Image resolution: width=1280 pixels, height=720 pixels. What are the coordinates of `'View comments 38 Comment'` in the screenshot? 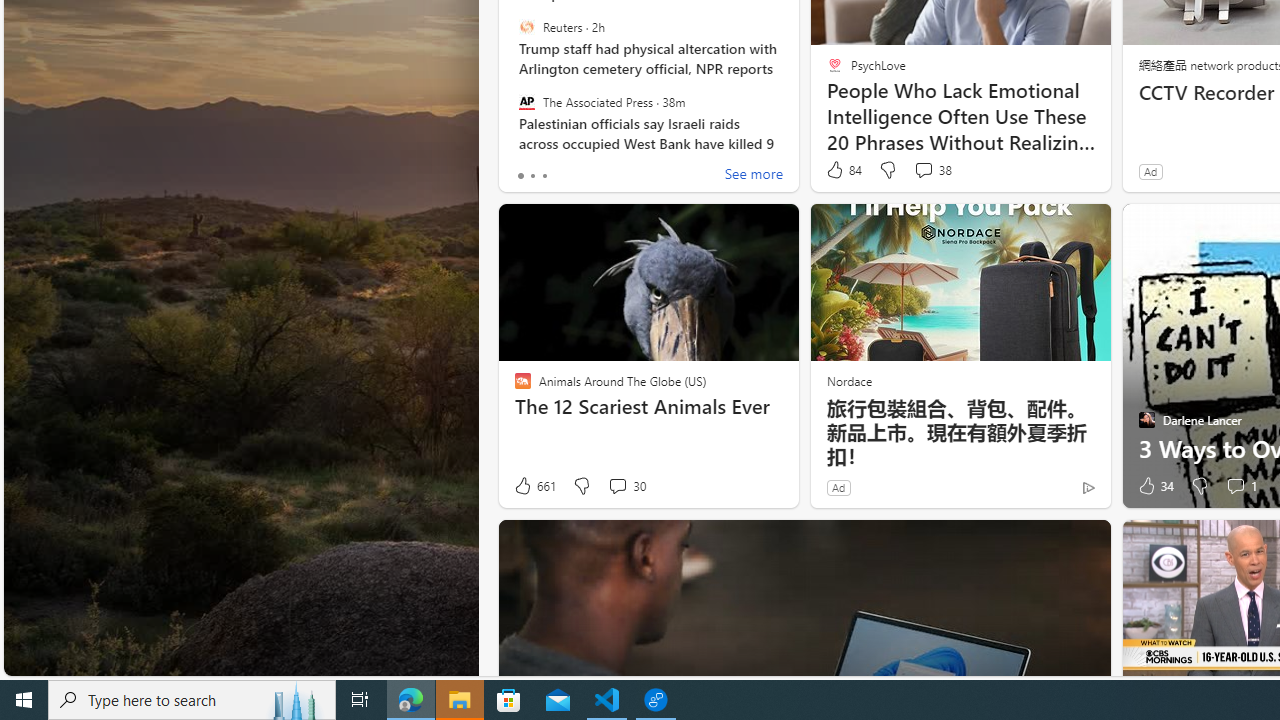 It's located at (922, 168).